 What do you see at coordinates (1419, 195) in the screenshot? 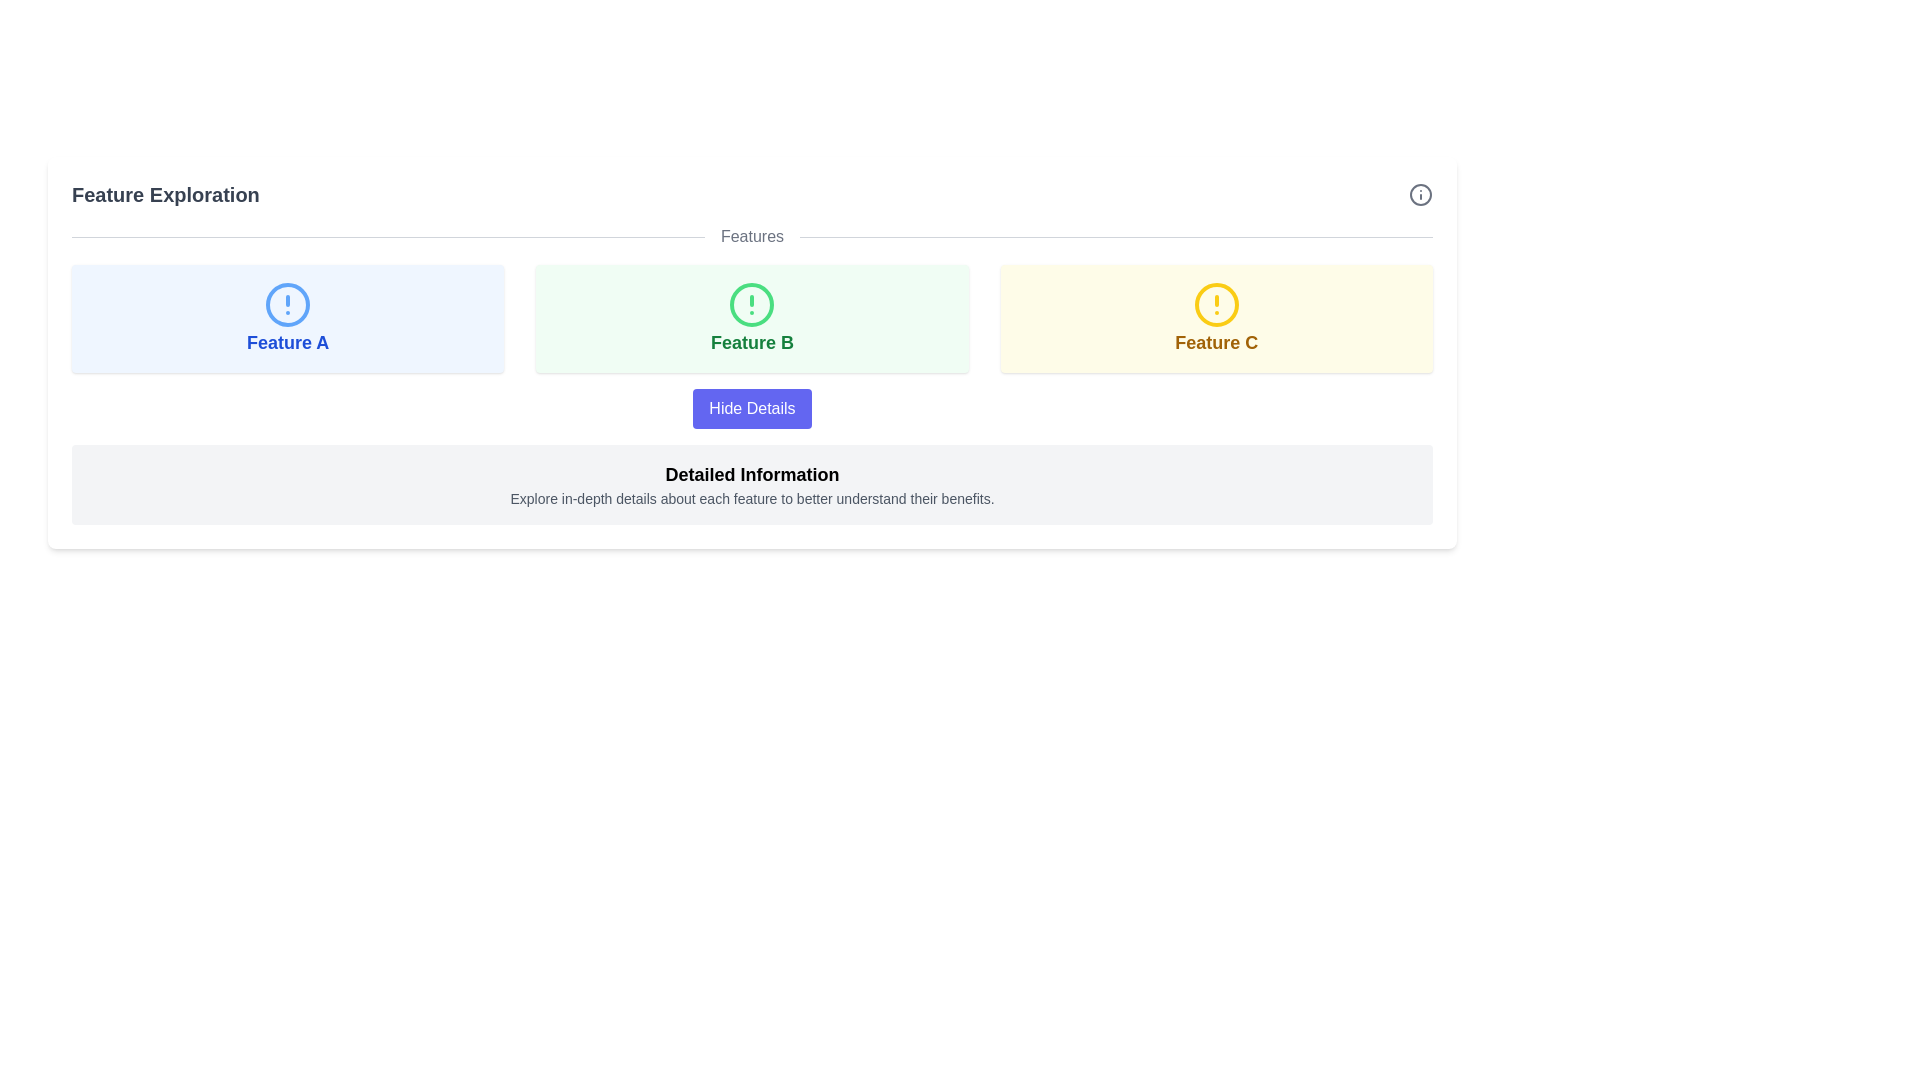
I see `the information icon, which is a gray circle with a lowercase 'i' inside, located at the far-right corner of the header next to the 'Feature Exploration' text for additional information` at bounding box center [1419, 195].